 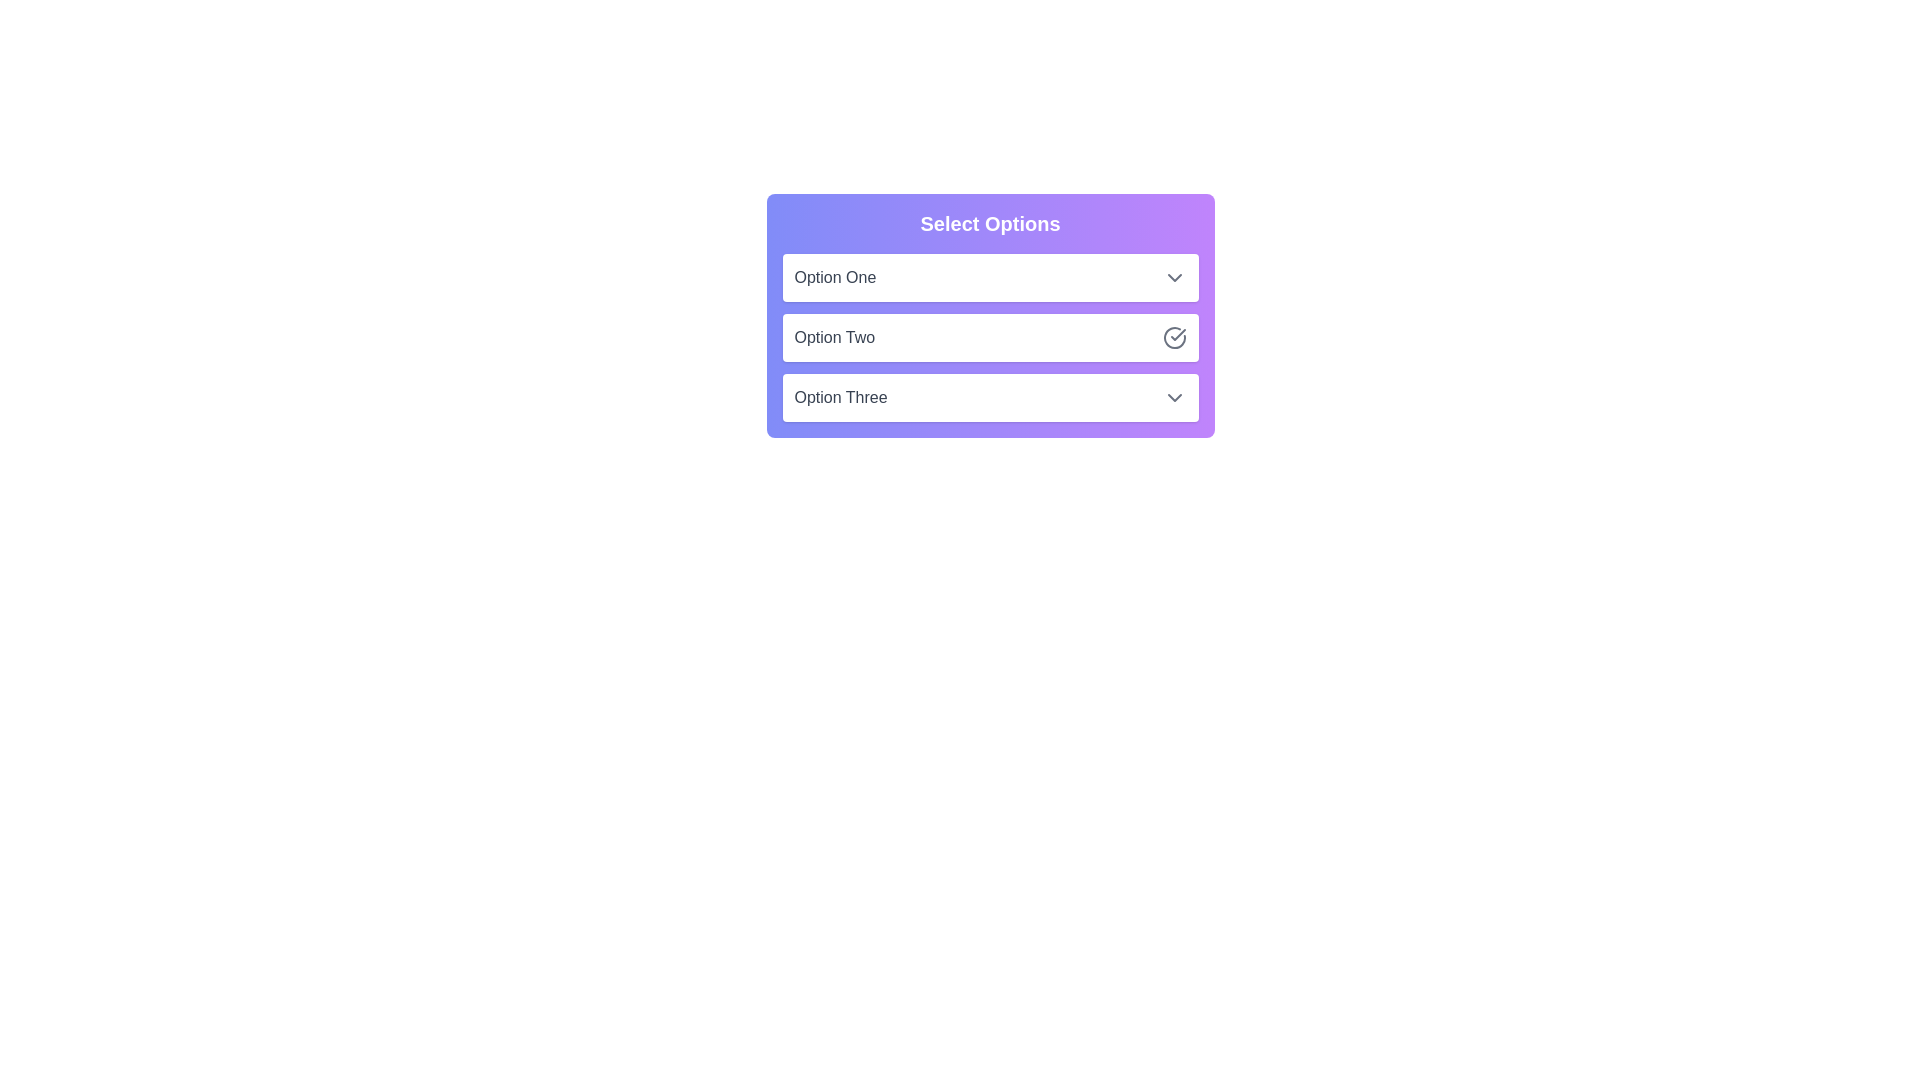 What do you see at coordinates (1174, 337) in the screenshot?
I see `toggle button for Option Two to toggle its selection state` at bounding box center [1174, 337].